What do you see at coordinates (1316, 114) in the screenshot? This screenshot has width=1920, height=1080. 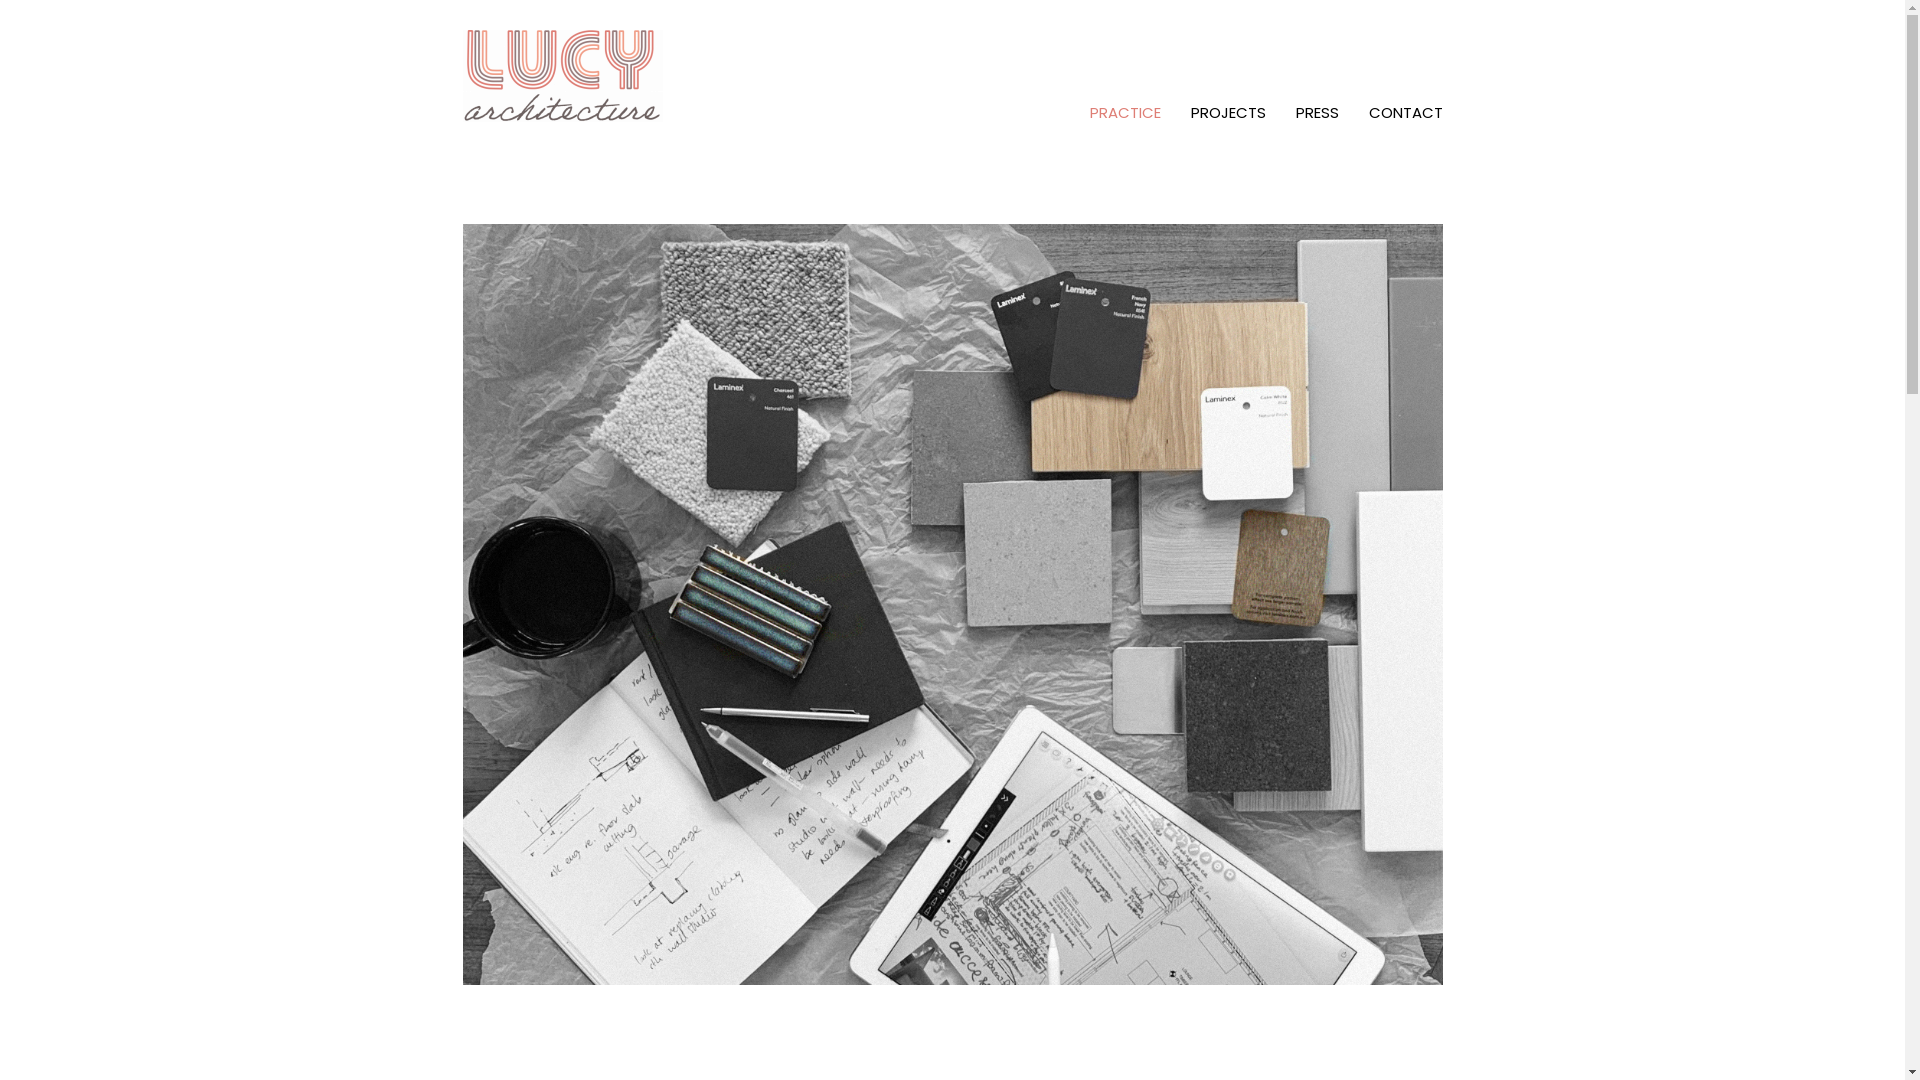 I see `'PRESS'` at bounding box center [1316, 114].